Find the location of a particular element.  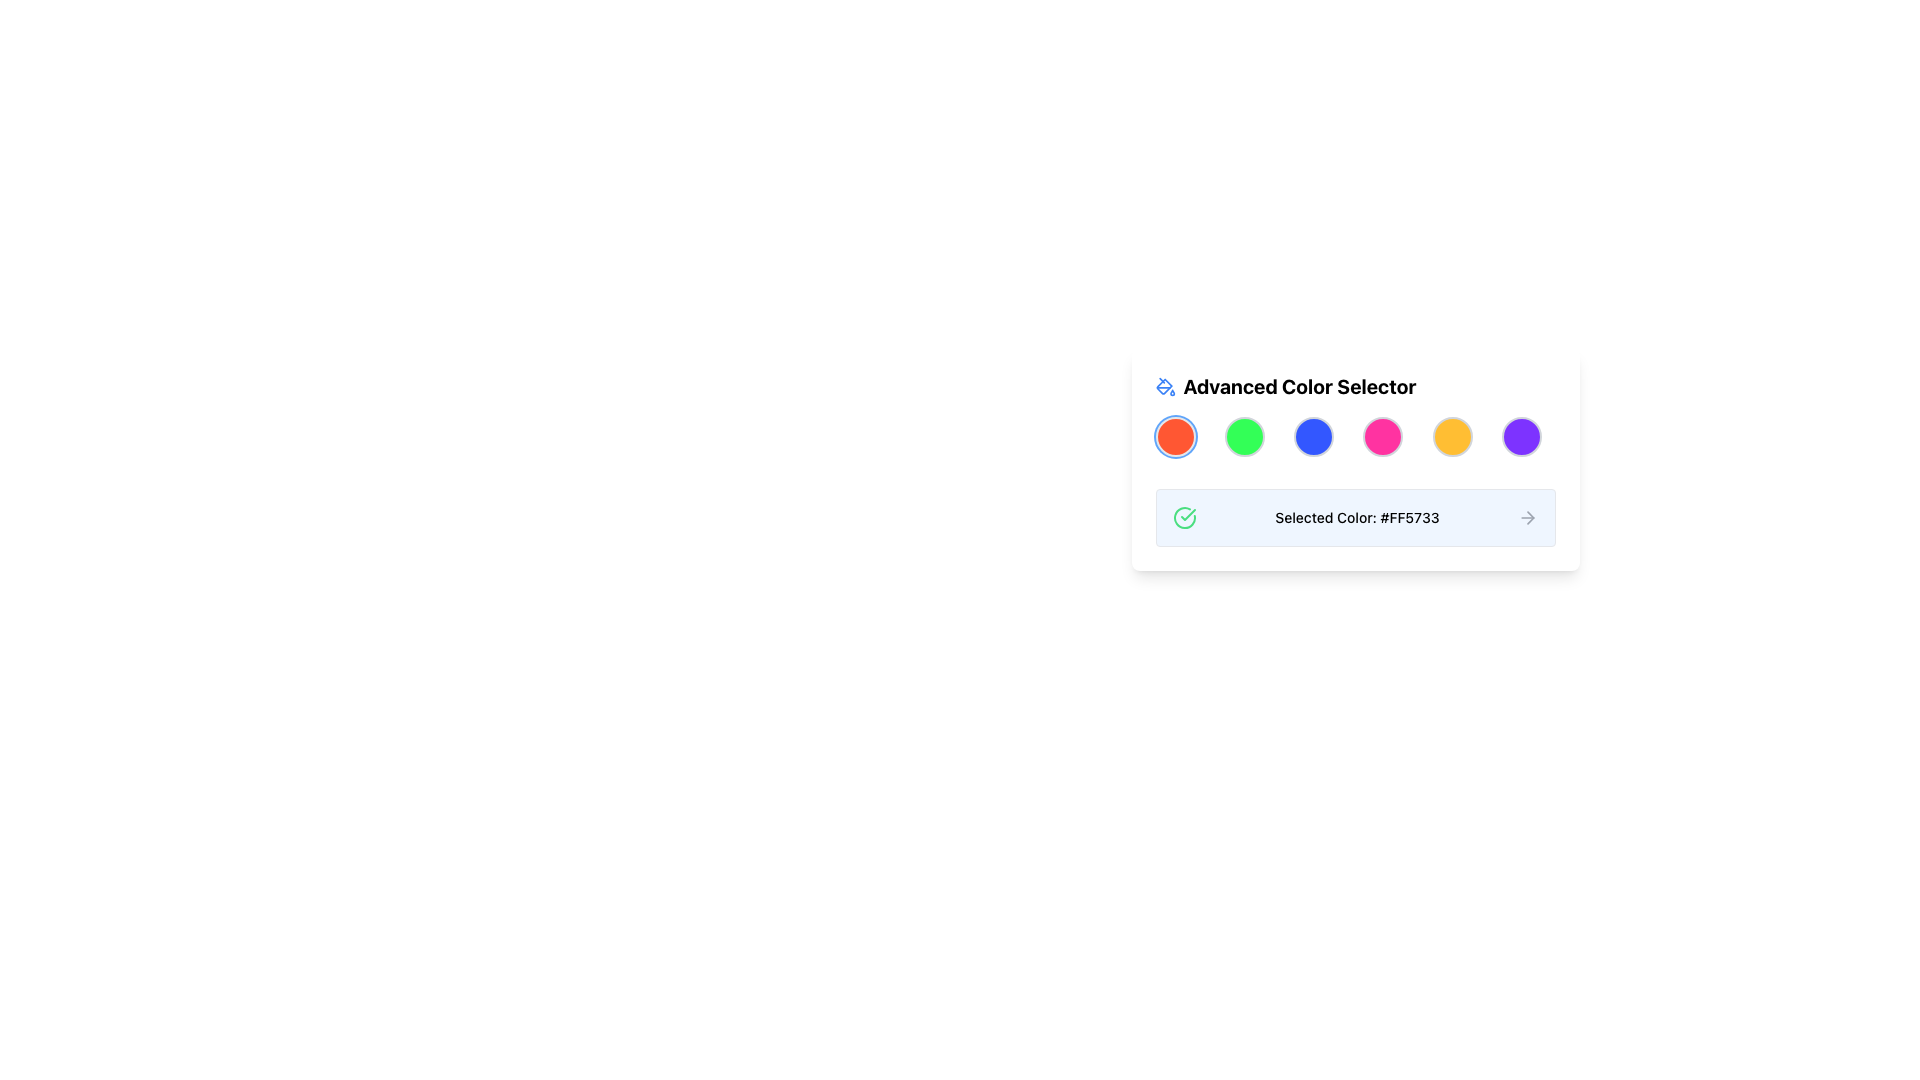

the second circular button with a green background in the 'Advanced Color Selector' interface is located at coordinates (1243, 435).